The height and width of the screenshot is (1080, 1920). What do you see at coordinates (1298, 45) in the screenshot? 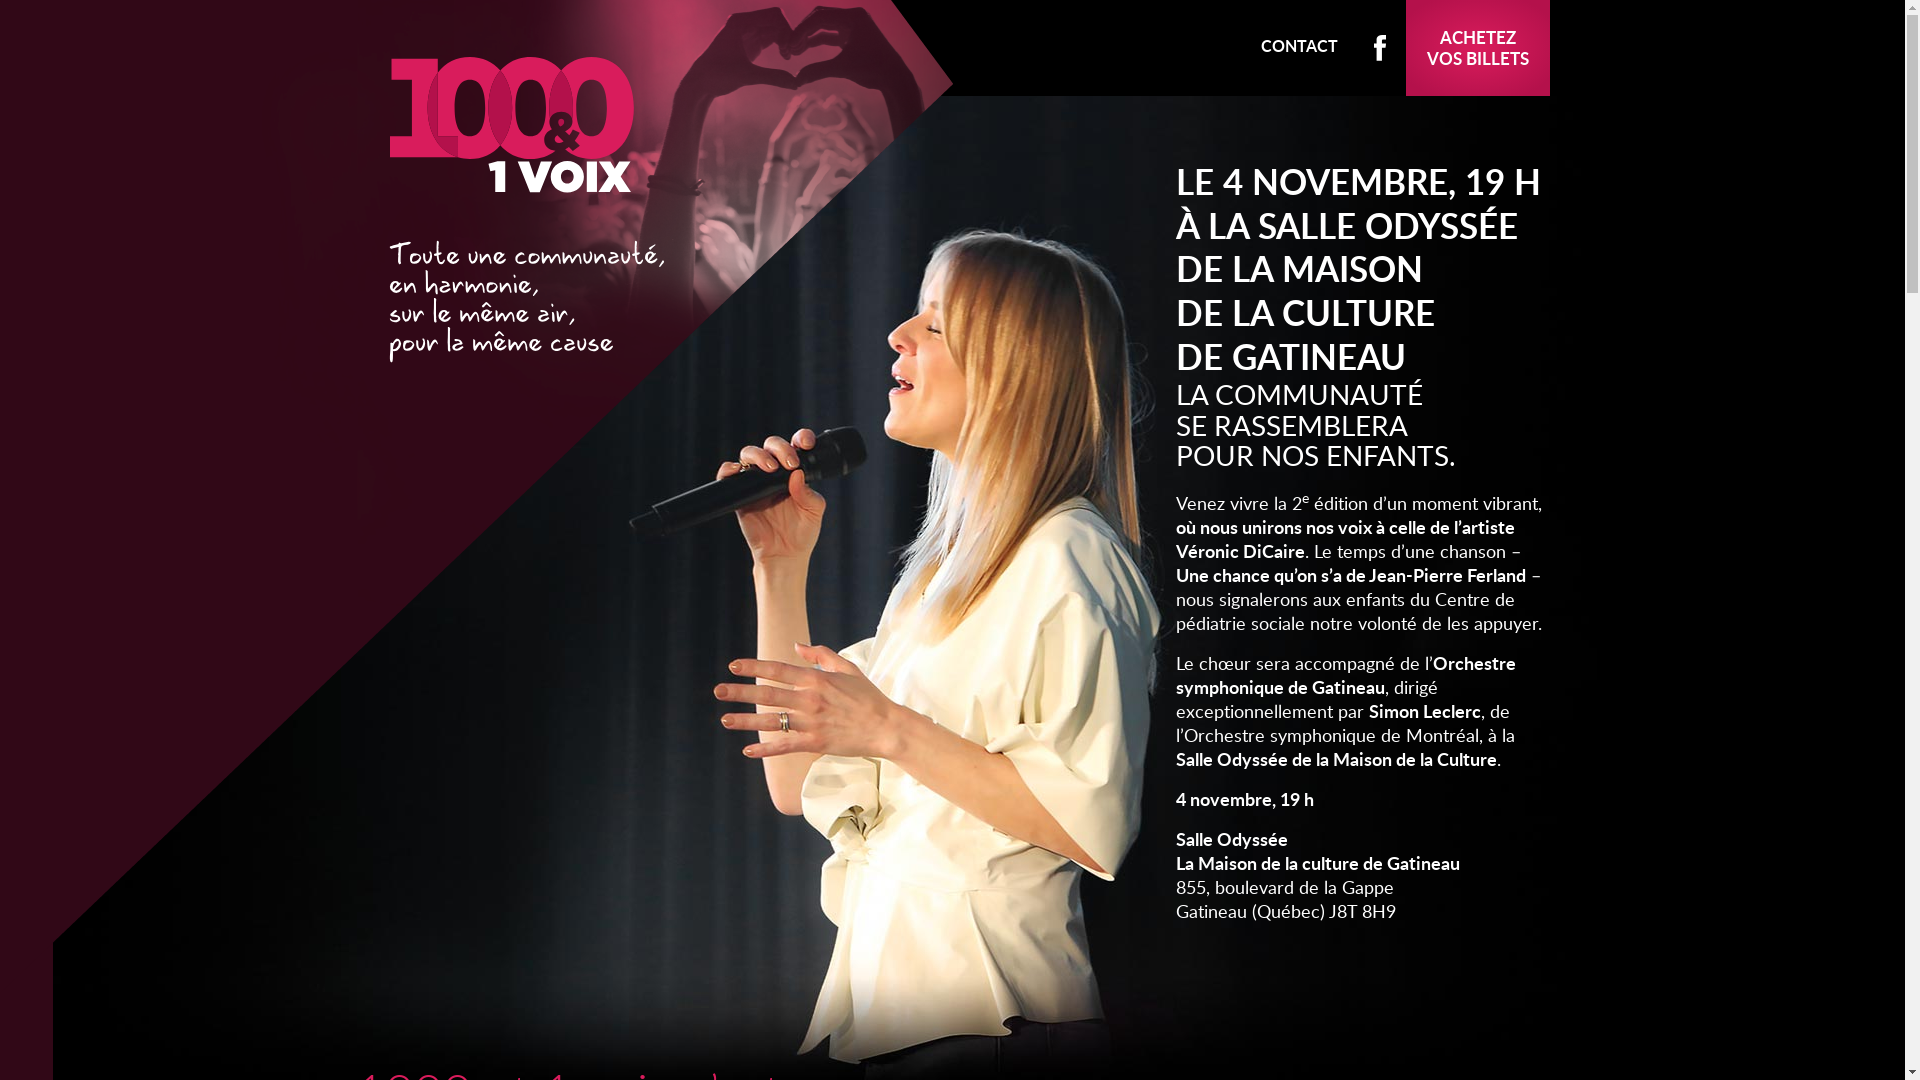
I see `'CONTACT'` at bounding box center [1298, 45].